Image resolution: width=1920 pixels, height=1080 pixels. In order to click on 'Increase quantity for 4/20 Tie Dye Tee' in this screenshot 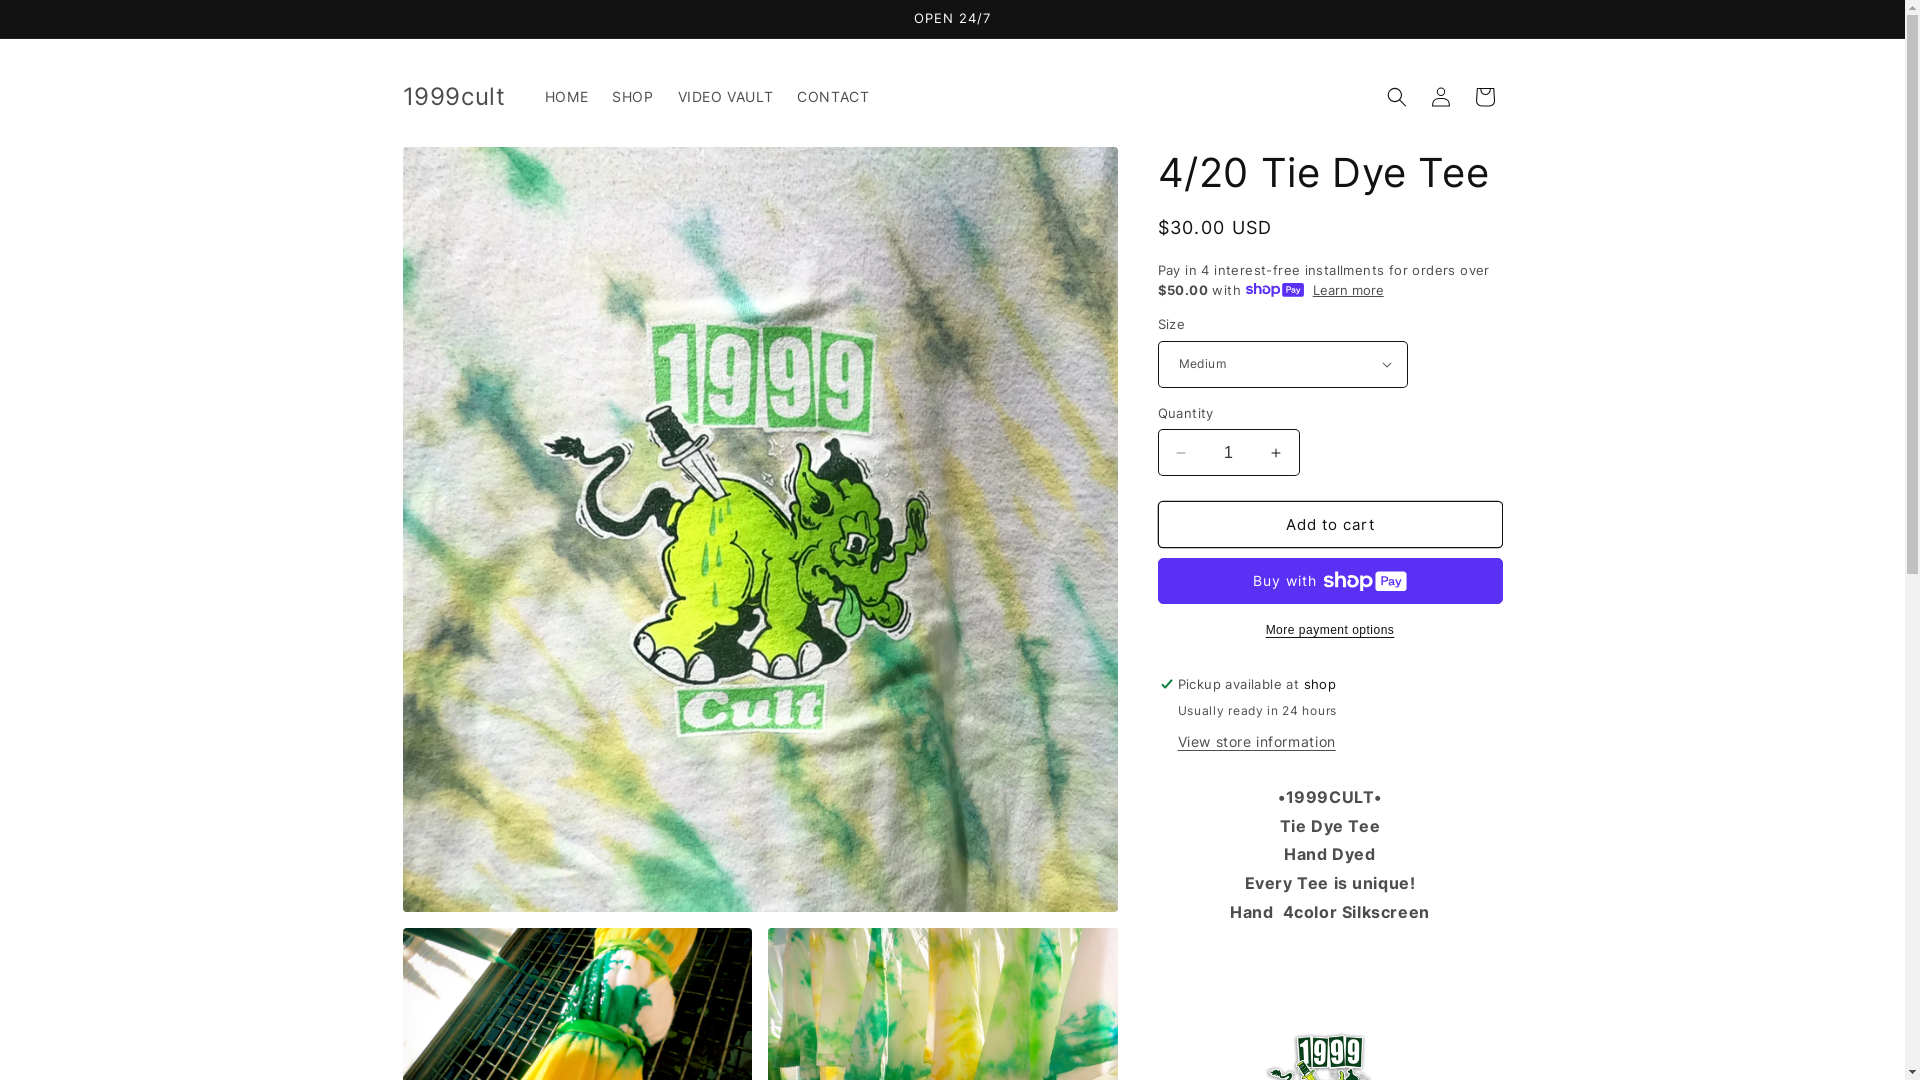, I will do `click(1275, 452)`.